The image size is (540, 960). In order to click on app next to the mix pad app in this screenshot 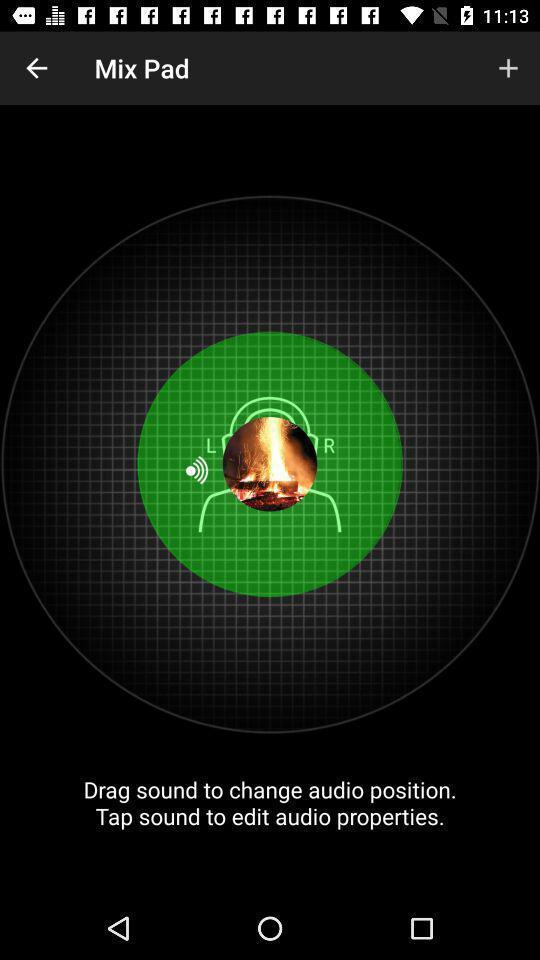, I will do `click(36, 68)`.